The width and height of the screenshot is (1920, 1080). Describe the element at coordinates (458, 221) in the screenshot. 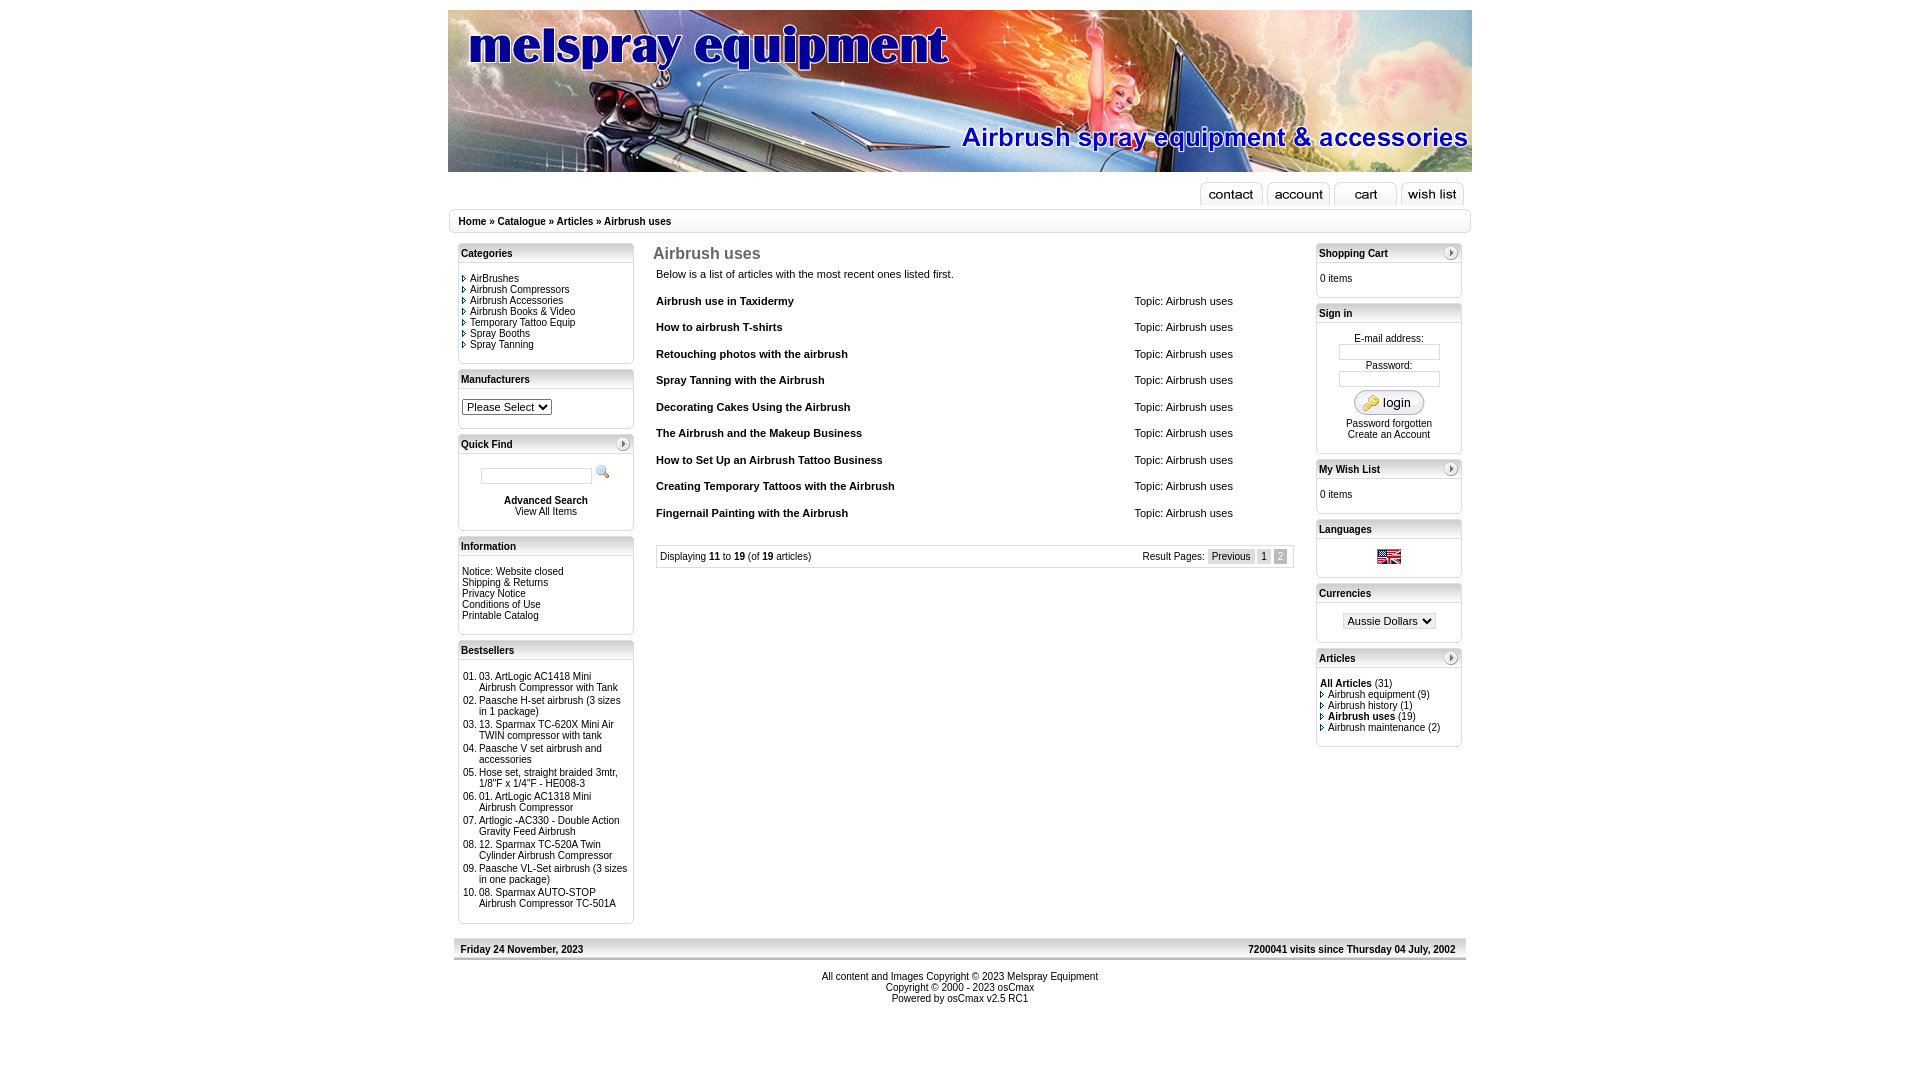

I see `'Home'` at that location.